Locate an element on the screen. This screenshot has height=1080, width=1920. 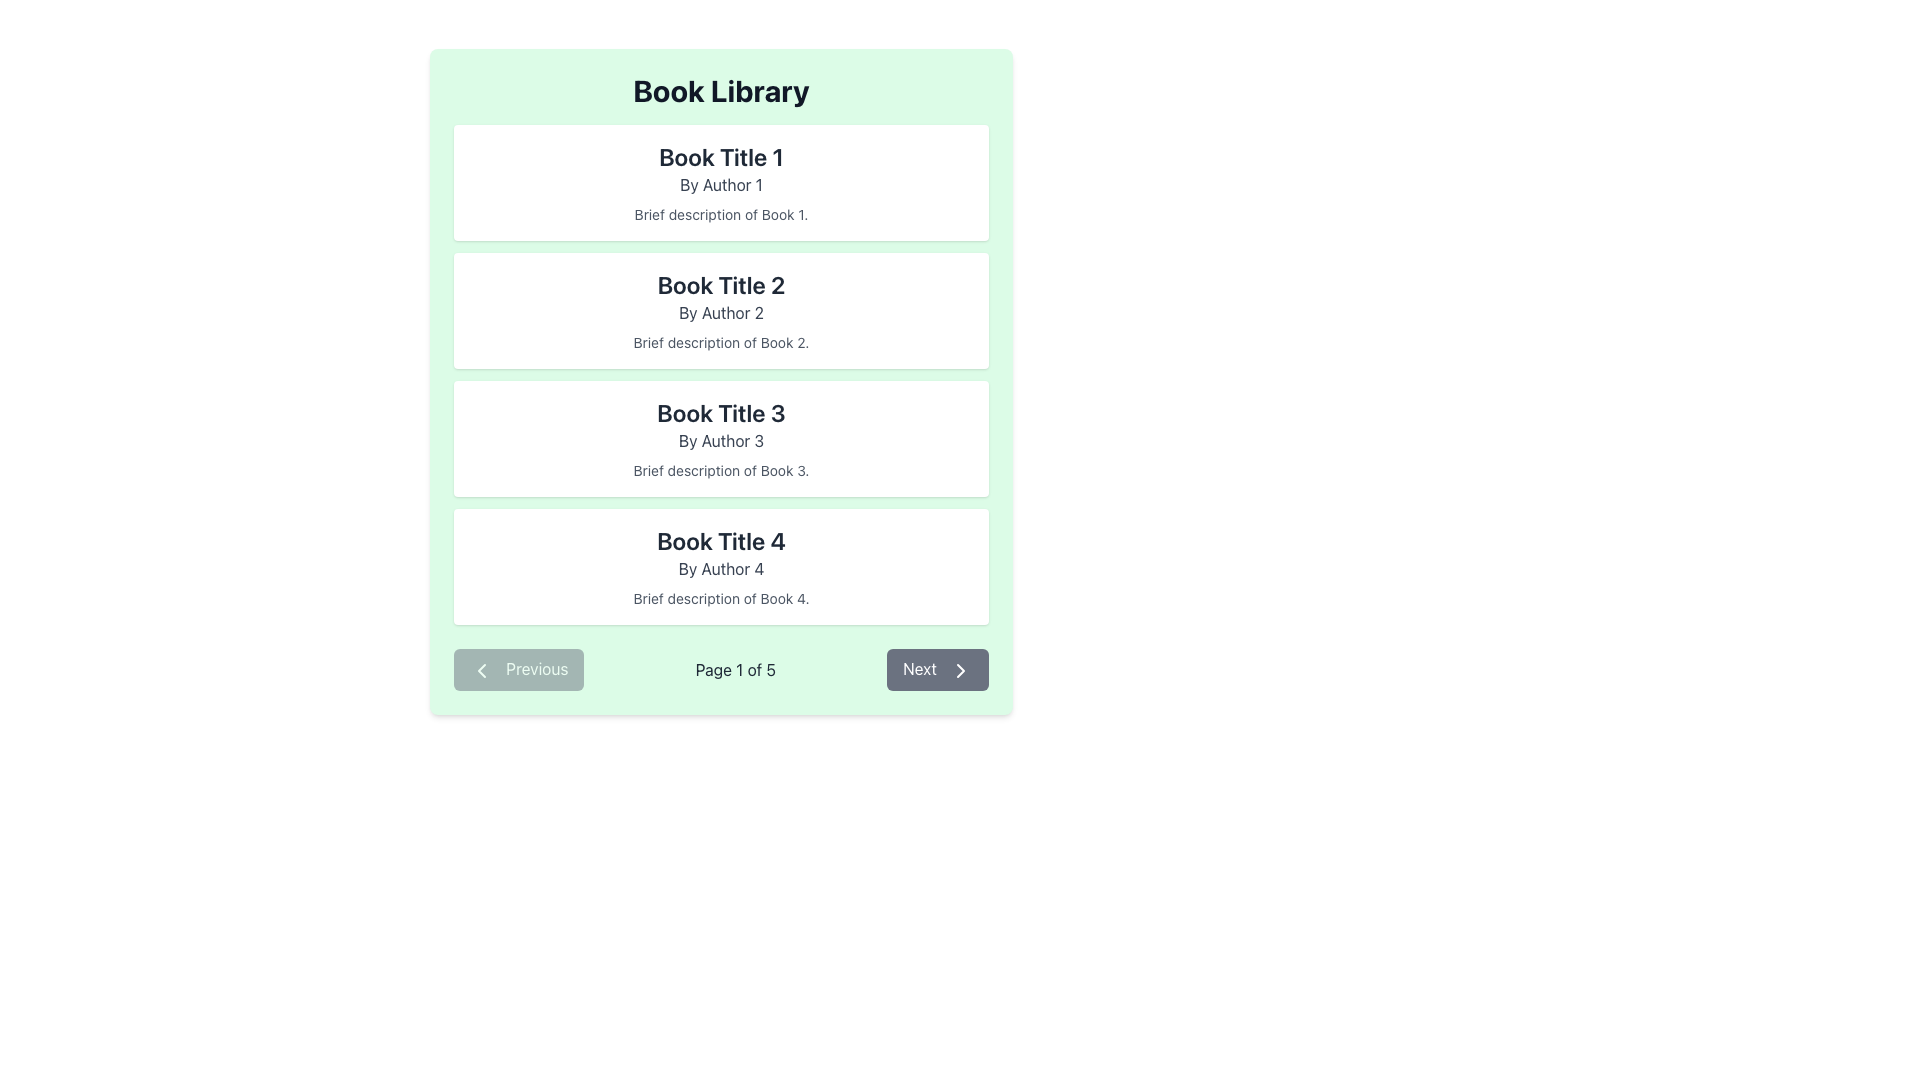
the text element that provides a brief summary for 'Book Title 2', which is positioned below the title and author name within its content card is located at coordinates (720, 342).